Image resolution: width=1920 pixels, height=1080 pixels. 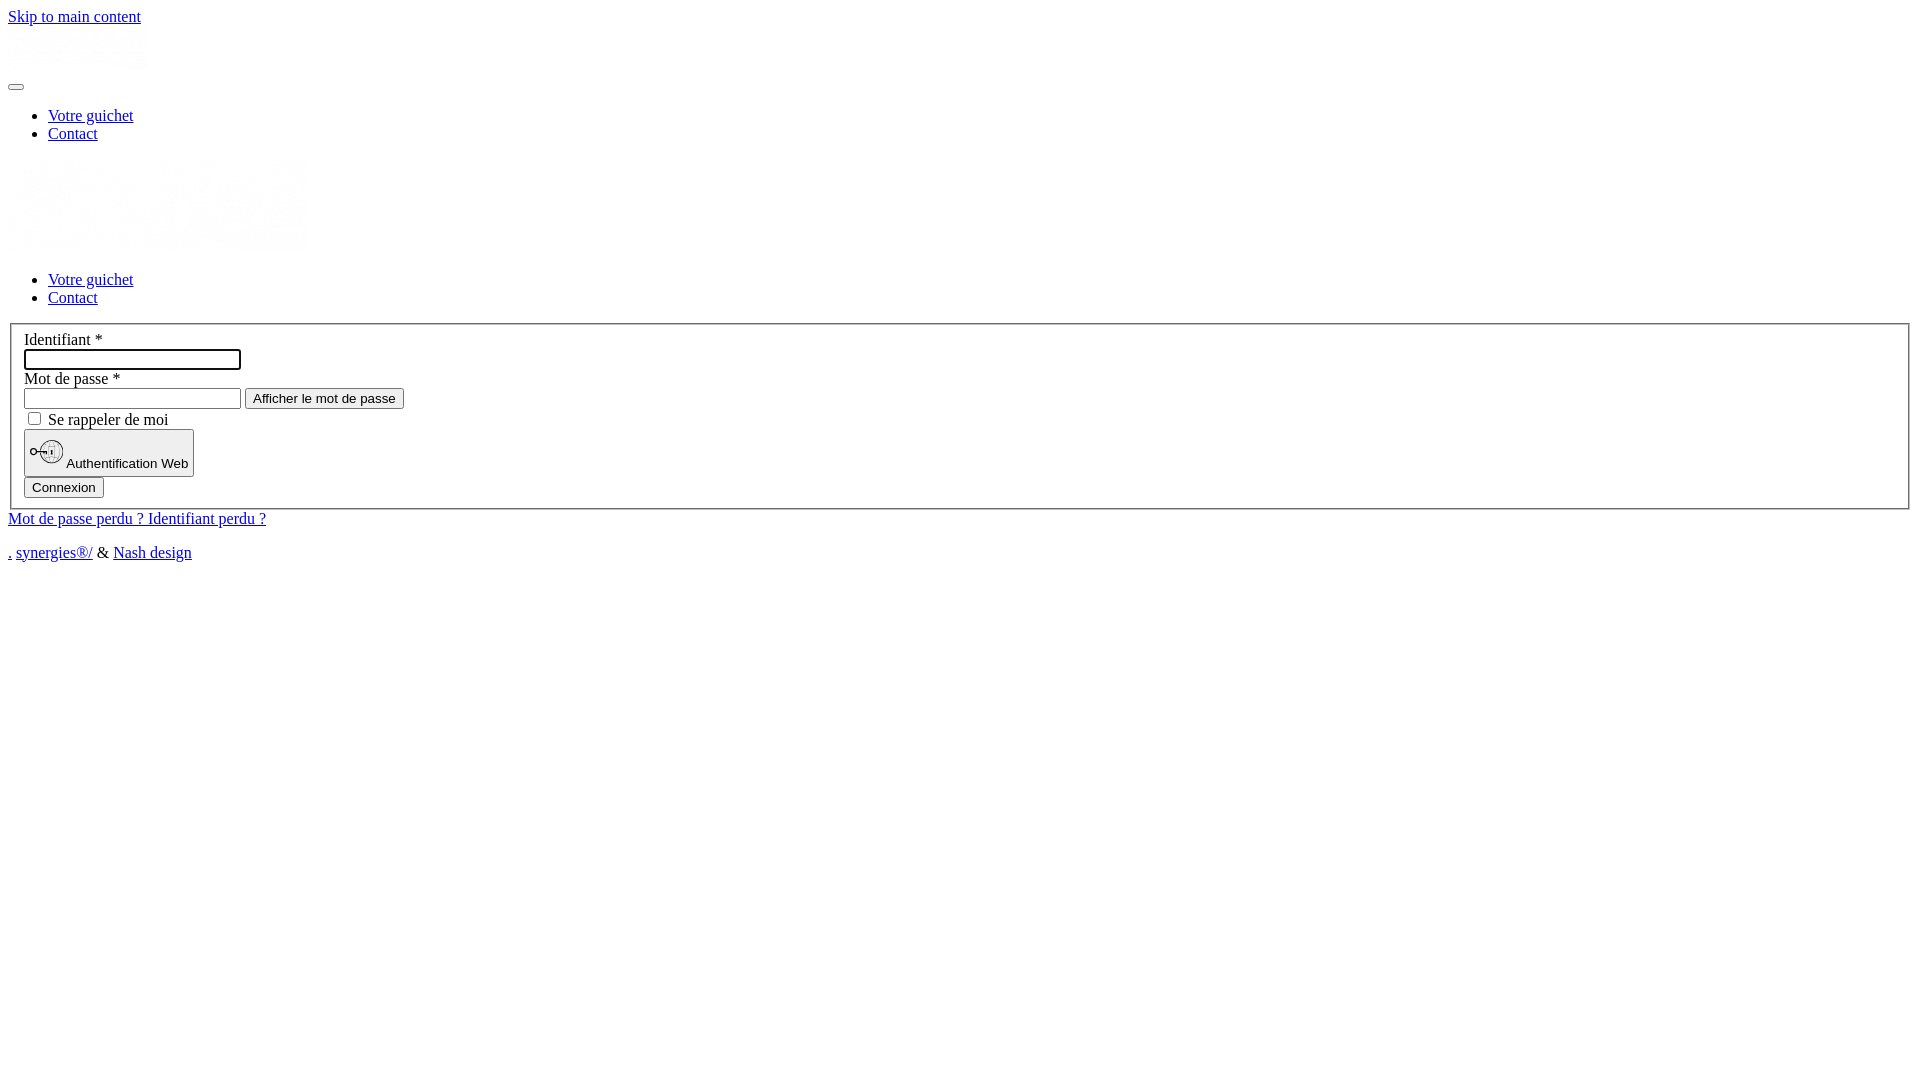 What do you see at coordinates (9, 552) in the screenshot?
I see `'.'` at bounding box center [9, 552].